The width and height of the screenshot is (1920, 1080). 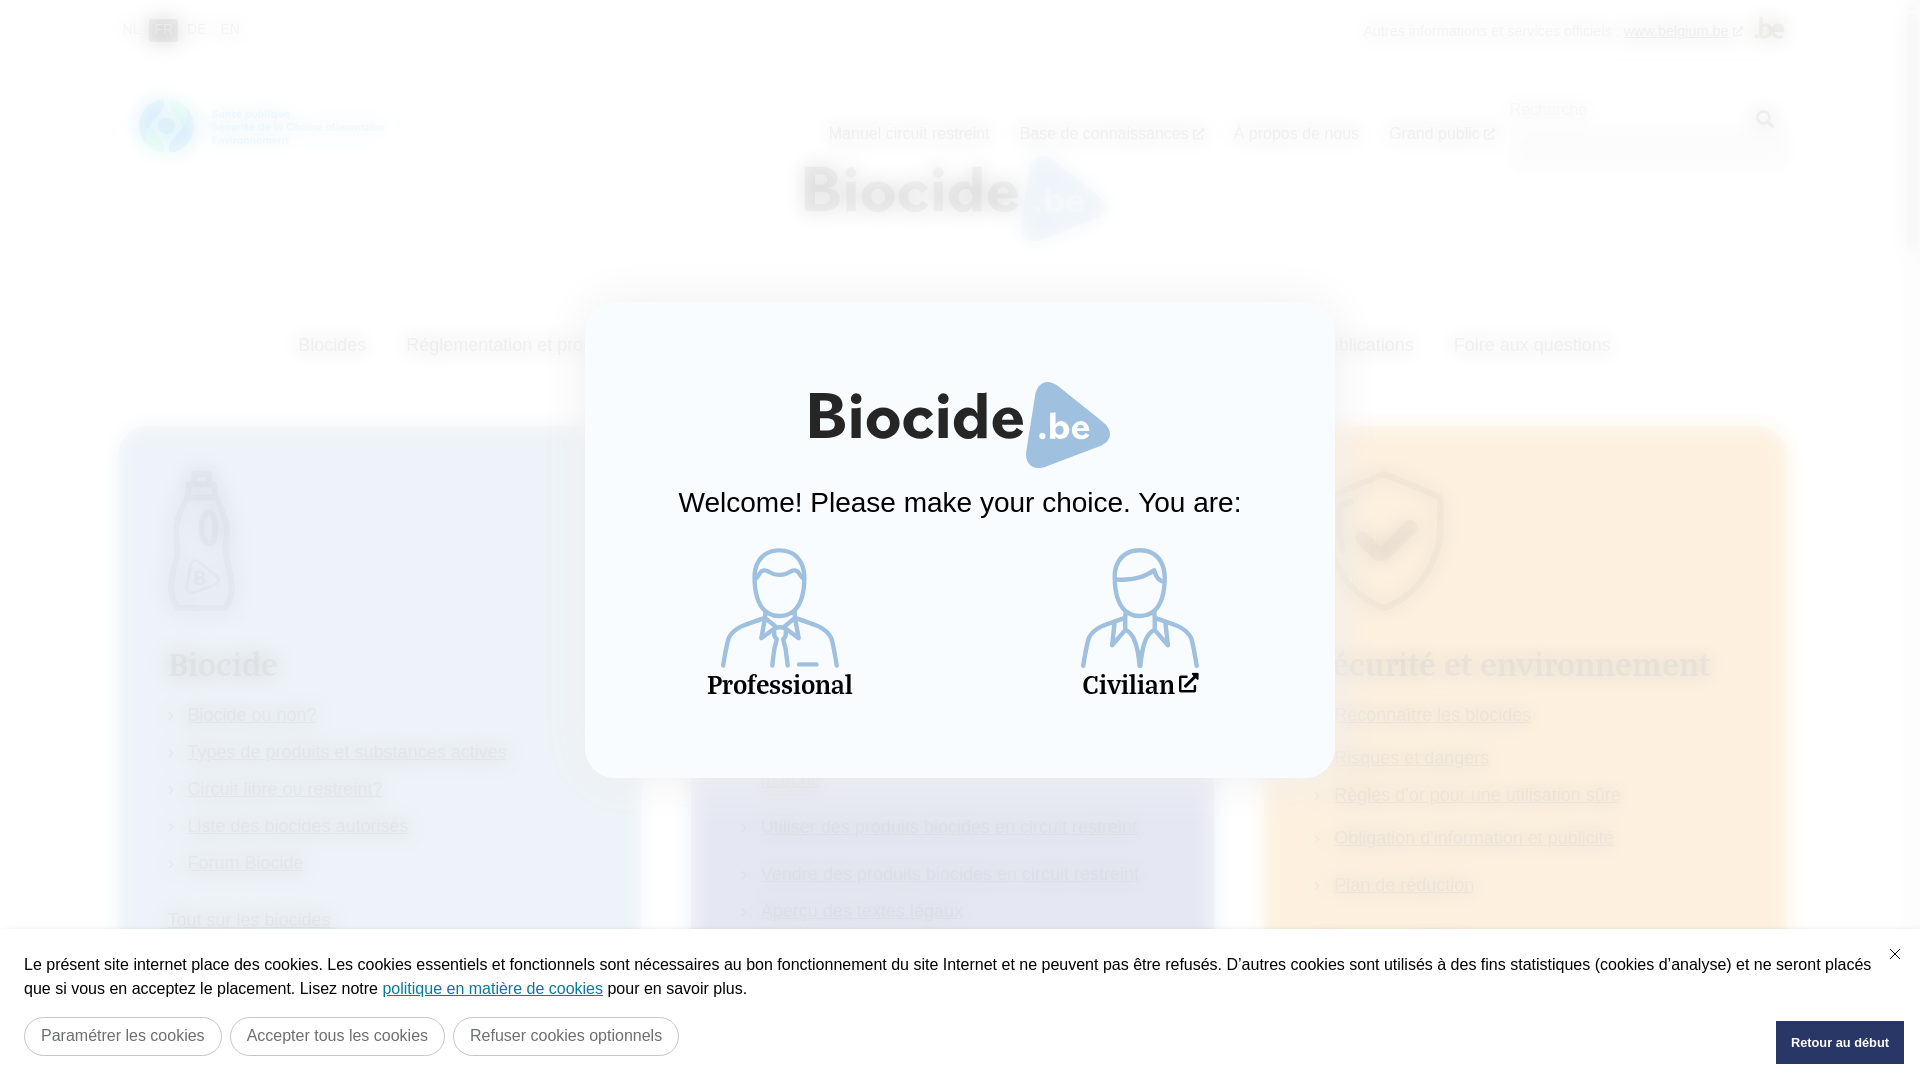 I want to click on 'Base de connaissances', so click(x=1004, y=134).